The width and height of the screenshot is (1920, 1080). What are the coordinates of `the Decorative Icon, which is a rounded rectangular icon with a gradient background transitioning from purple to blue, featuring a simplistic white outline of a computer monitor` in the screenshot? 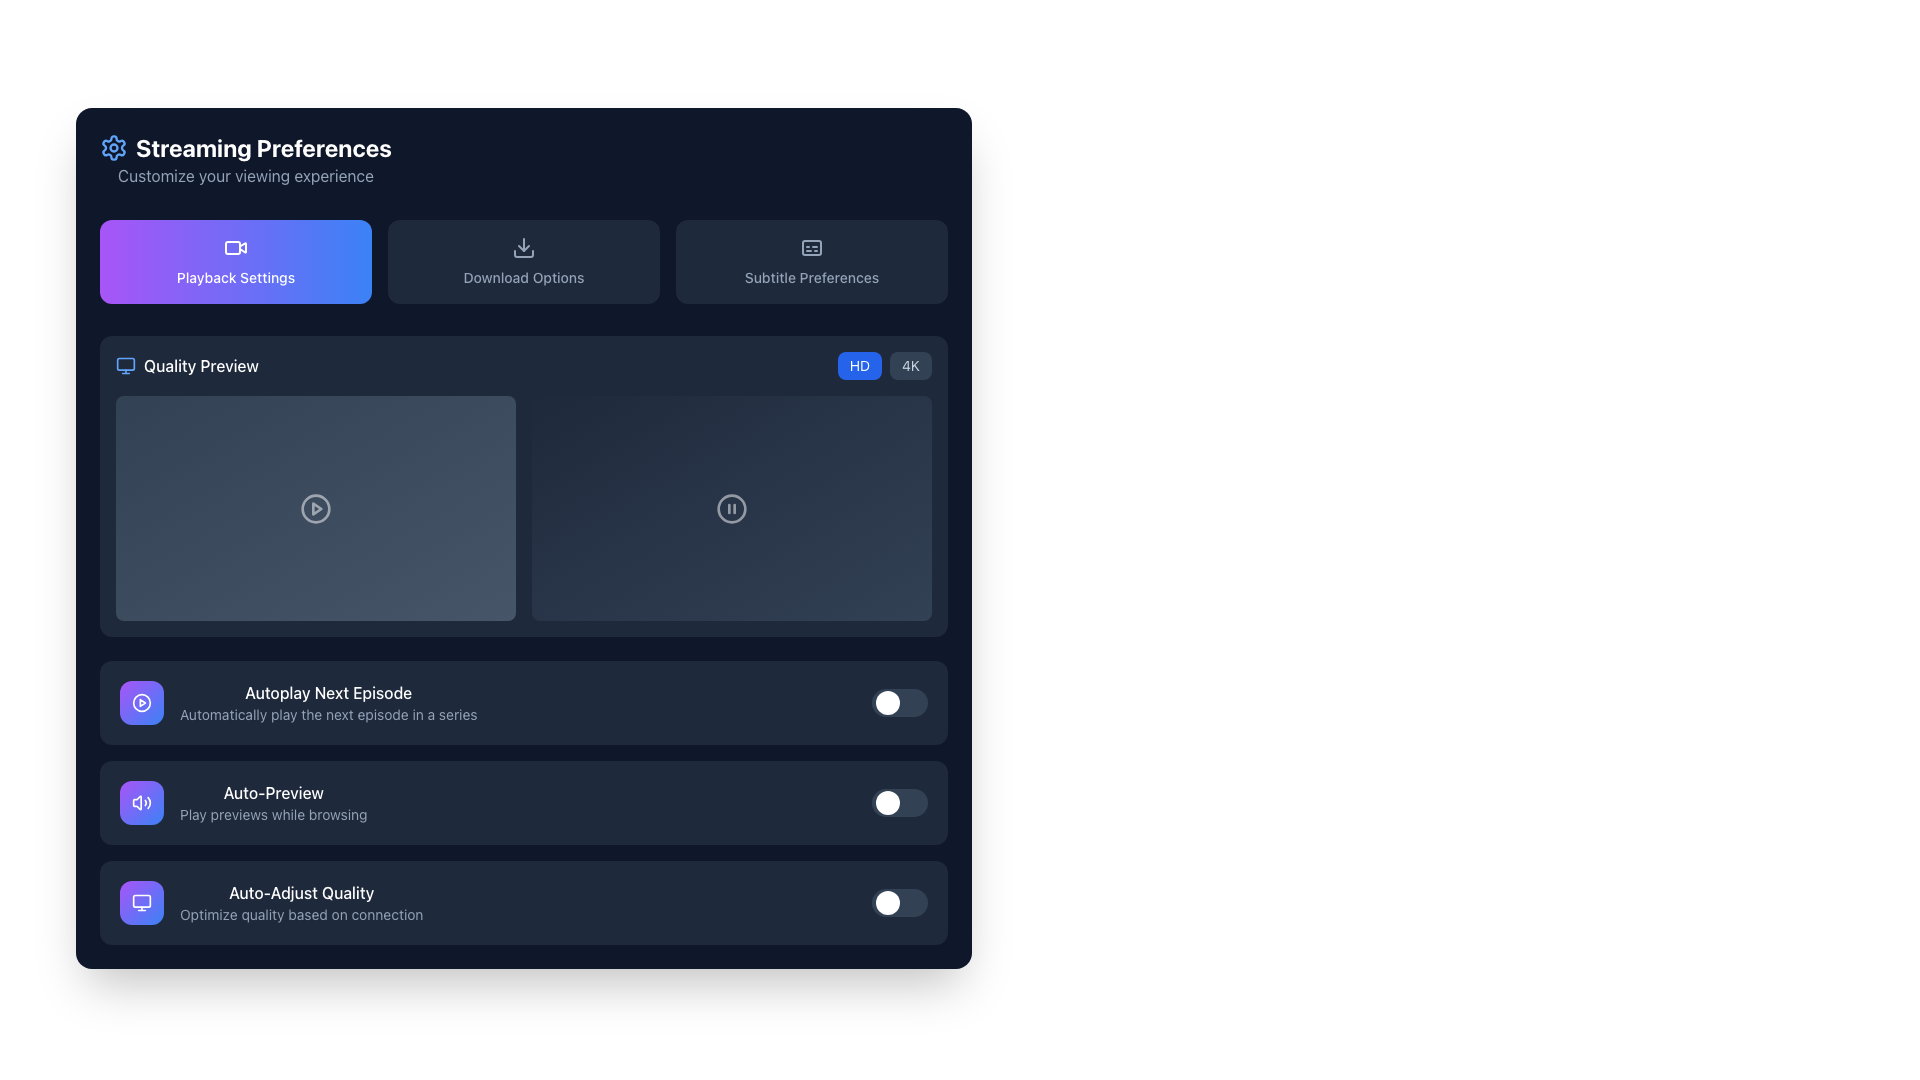 It's located at (141, 902).